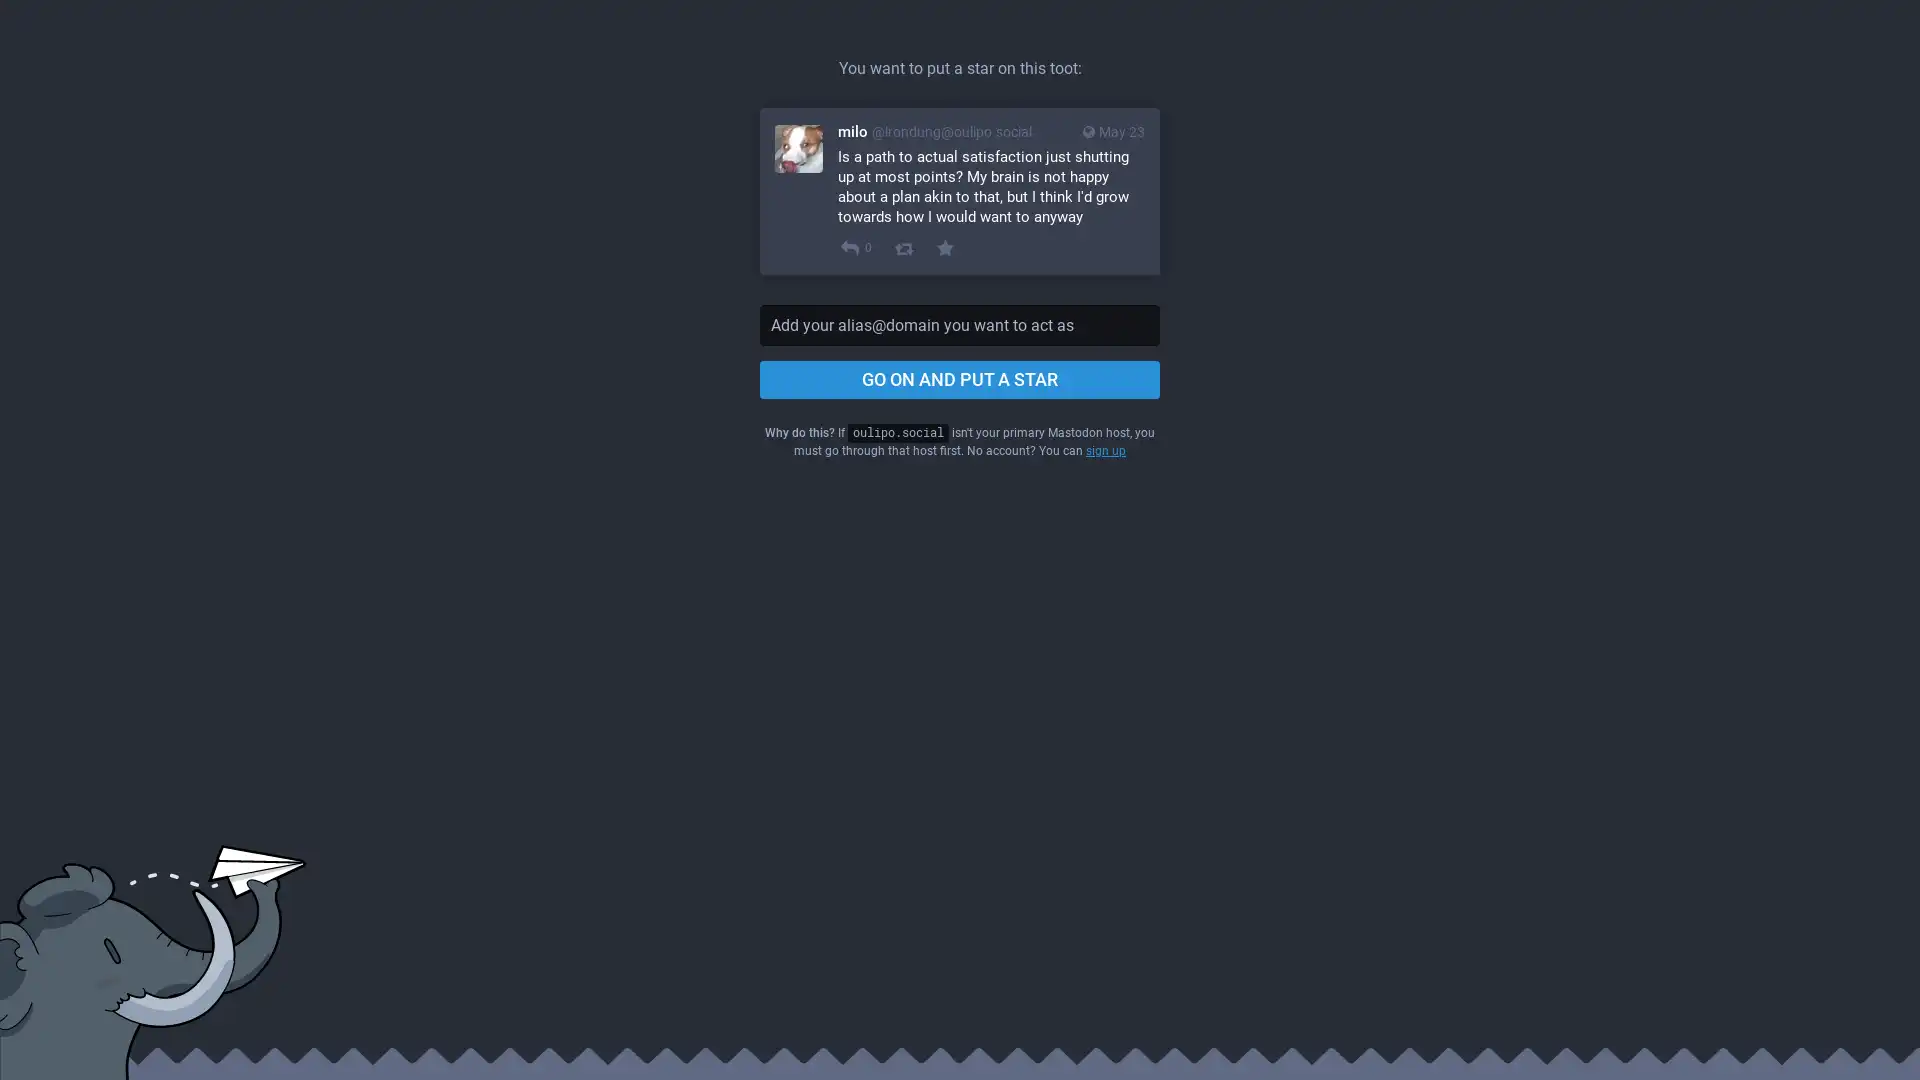 The height and width of the screenshot is (1080, 1920). What do you see at coordinates (960, 380) in the screenshot?
I see `GO ON AND PUT A STAR` at bounding box center [960, 380].